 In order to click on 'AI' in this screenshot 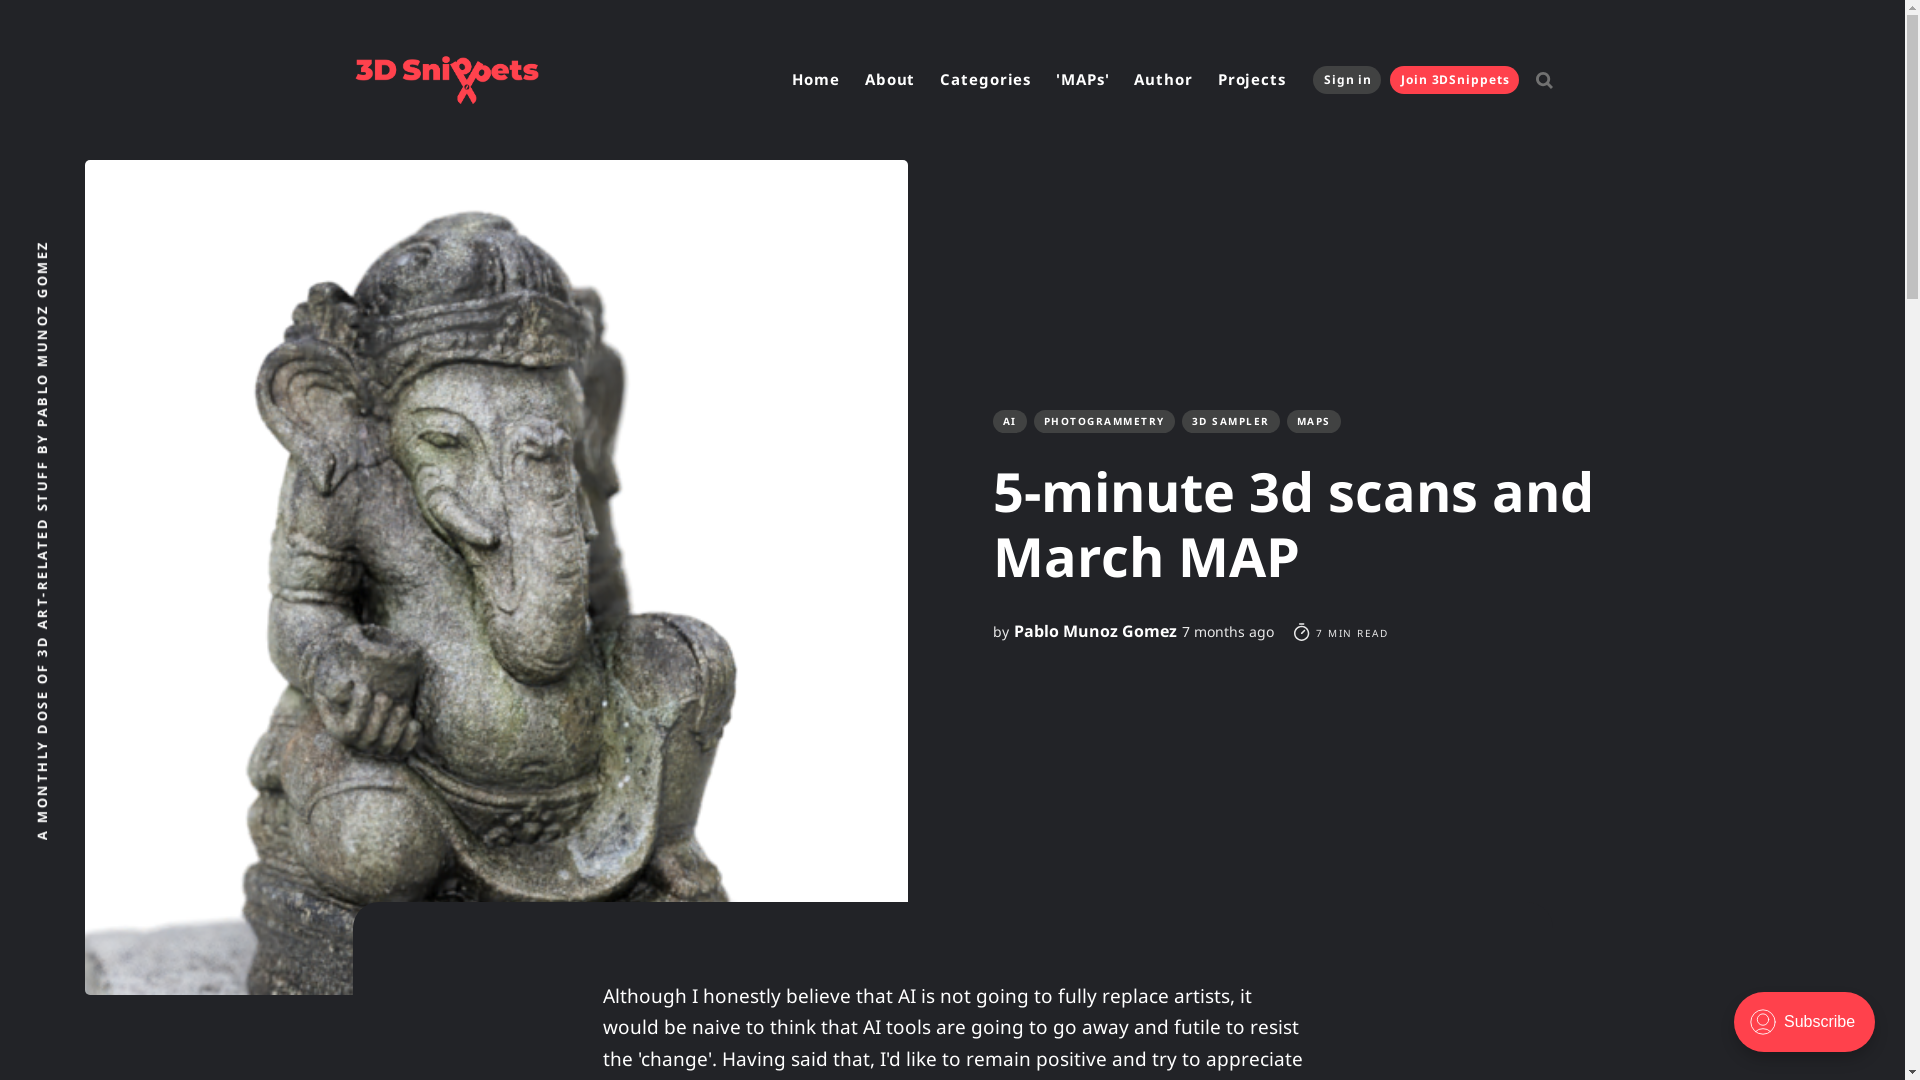, I will do `click(1008, 420)`.